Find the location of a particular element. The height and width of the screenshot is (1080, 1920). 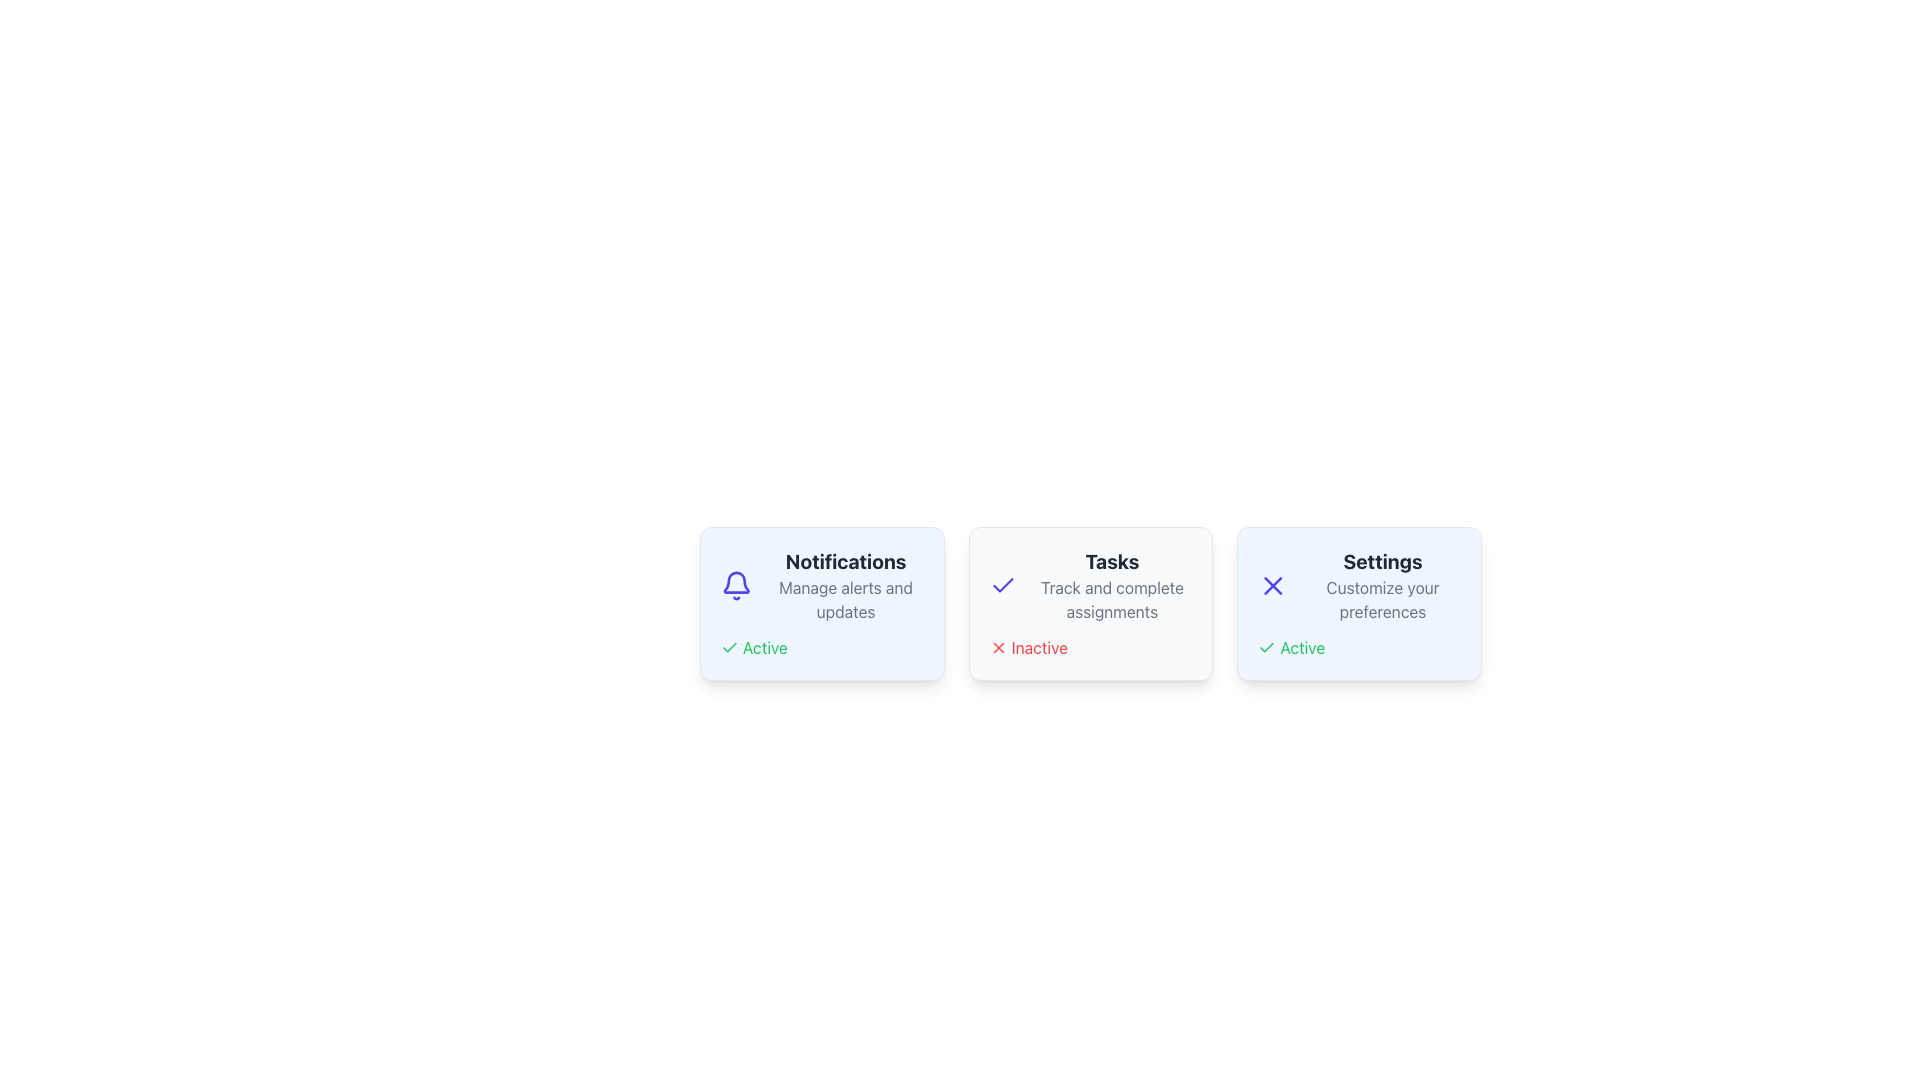

text content of the label displaying 'Manage alerts and updates' which is located beneath the 'Notifications' title in a card with a light blue background is located at coordinates (846, 599).